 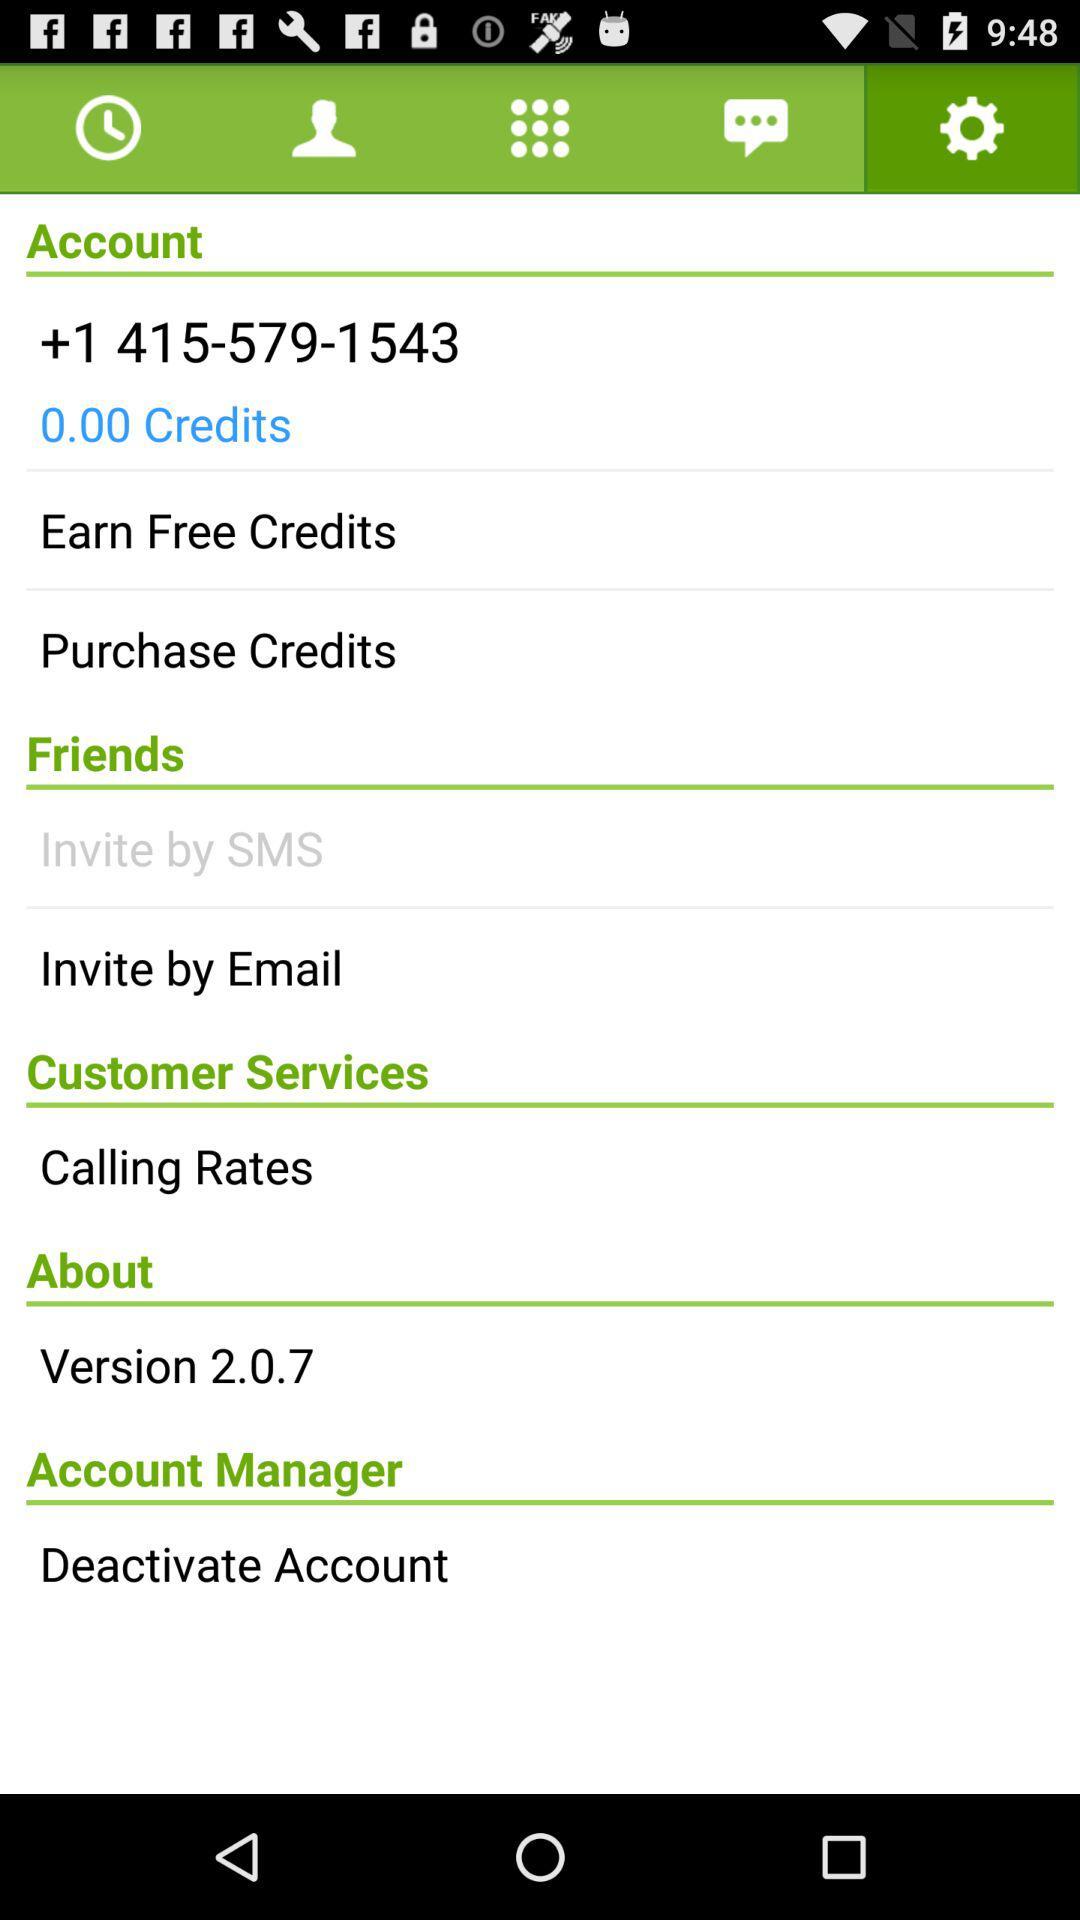 What do you see at coordinates (540, 1165) in the screenshot?
I see `the calling rates icon` at bounding box center [540, 1165].